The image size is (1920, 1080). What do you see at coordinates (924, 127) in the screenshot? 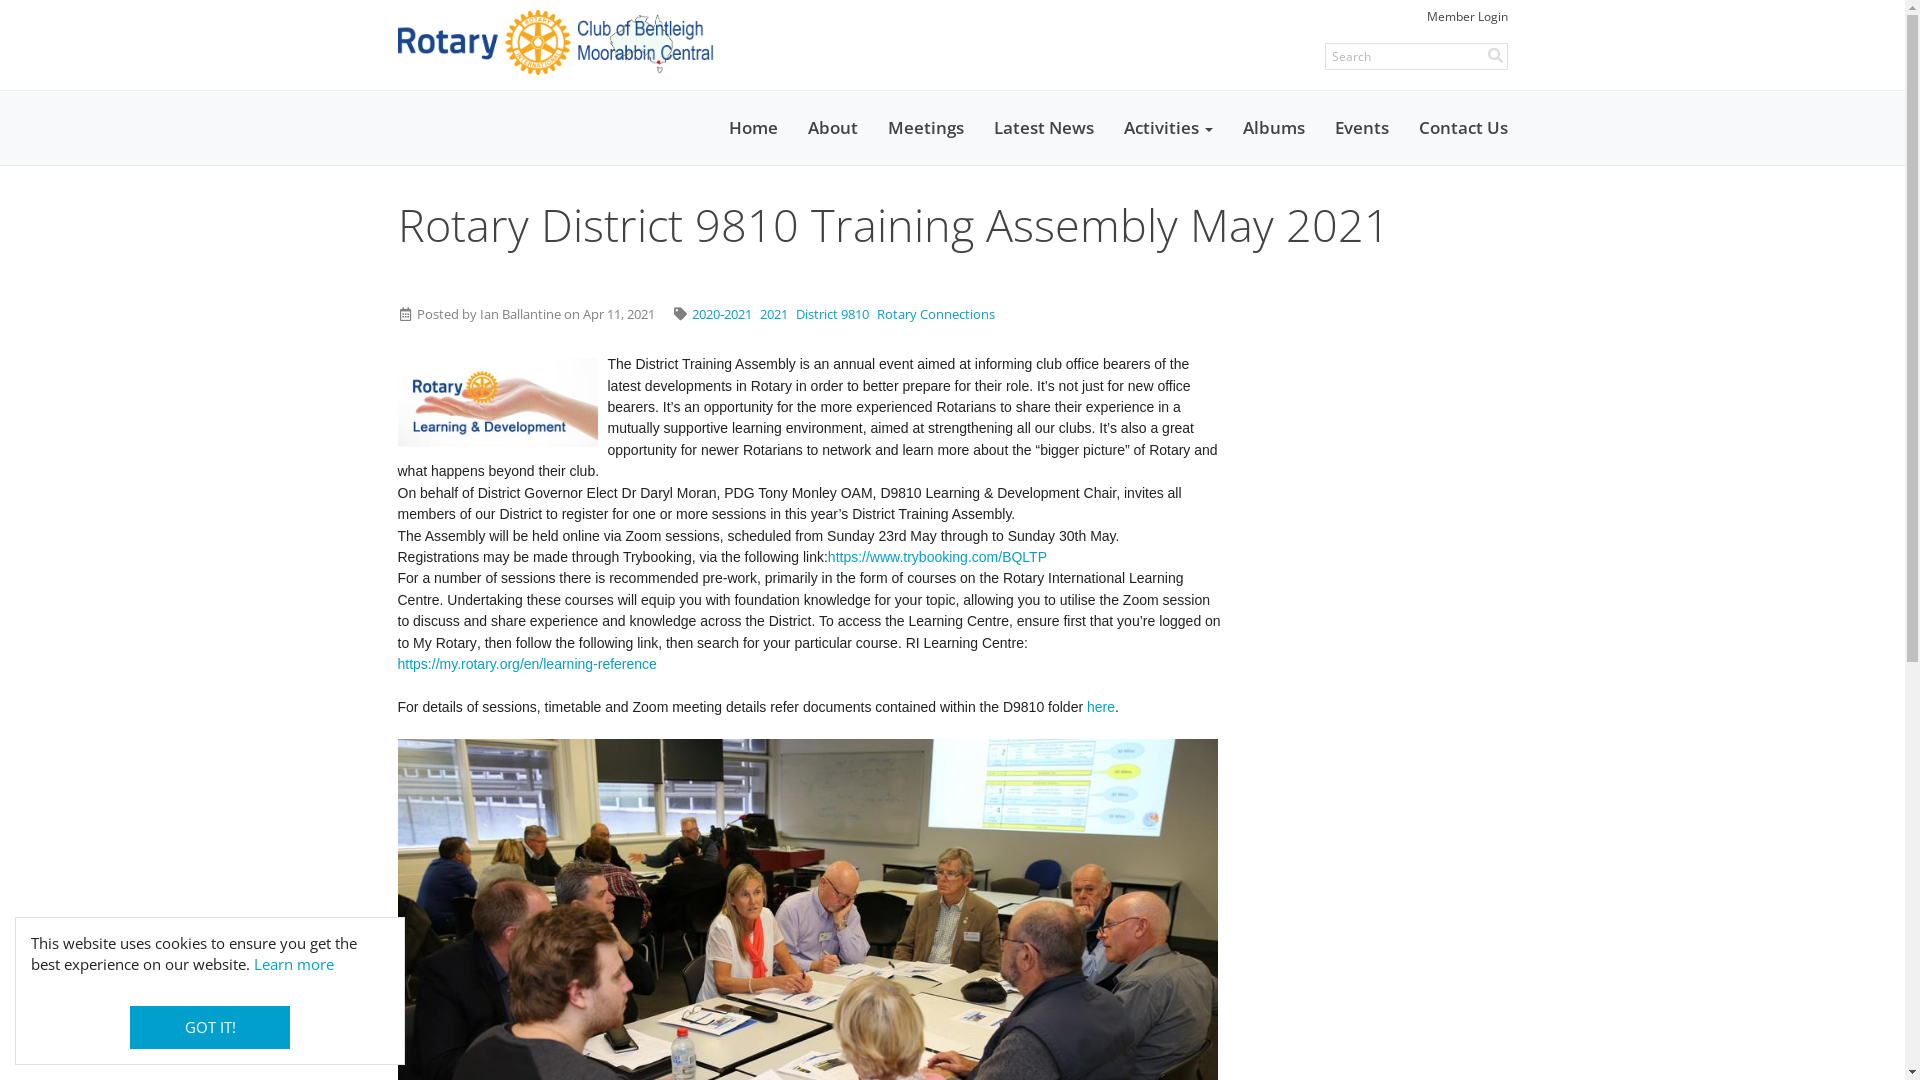
I see `'Meetings'` at bounding box center [924, 127].